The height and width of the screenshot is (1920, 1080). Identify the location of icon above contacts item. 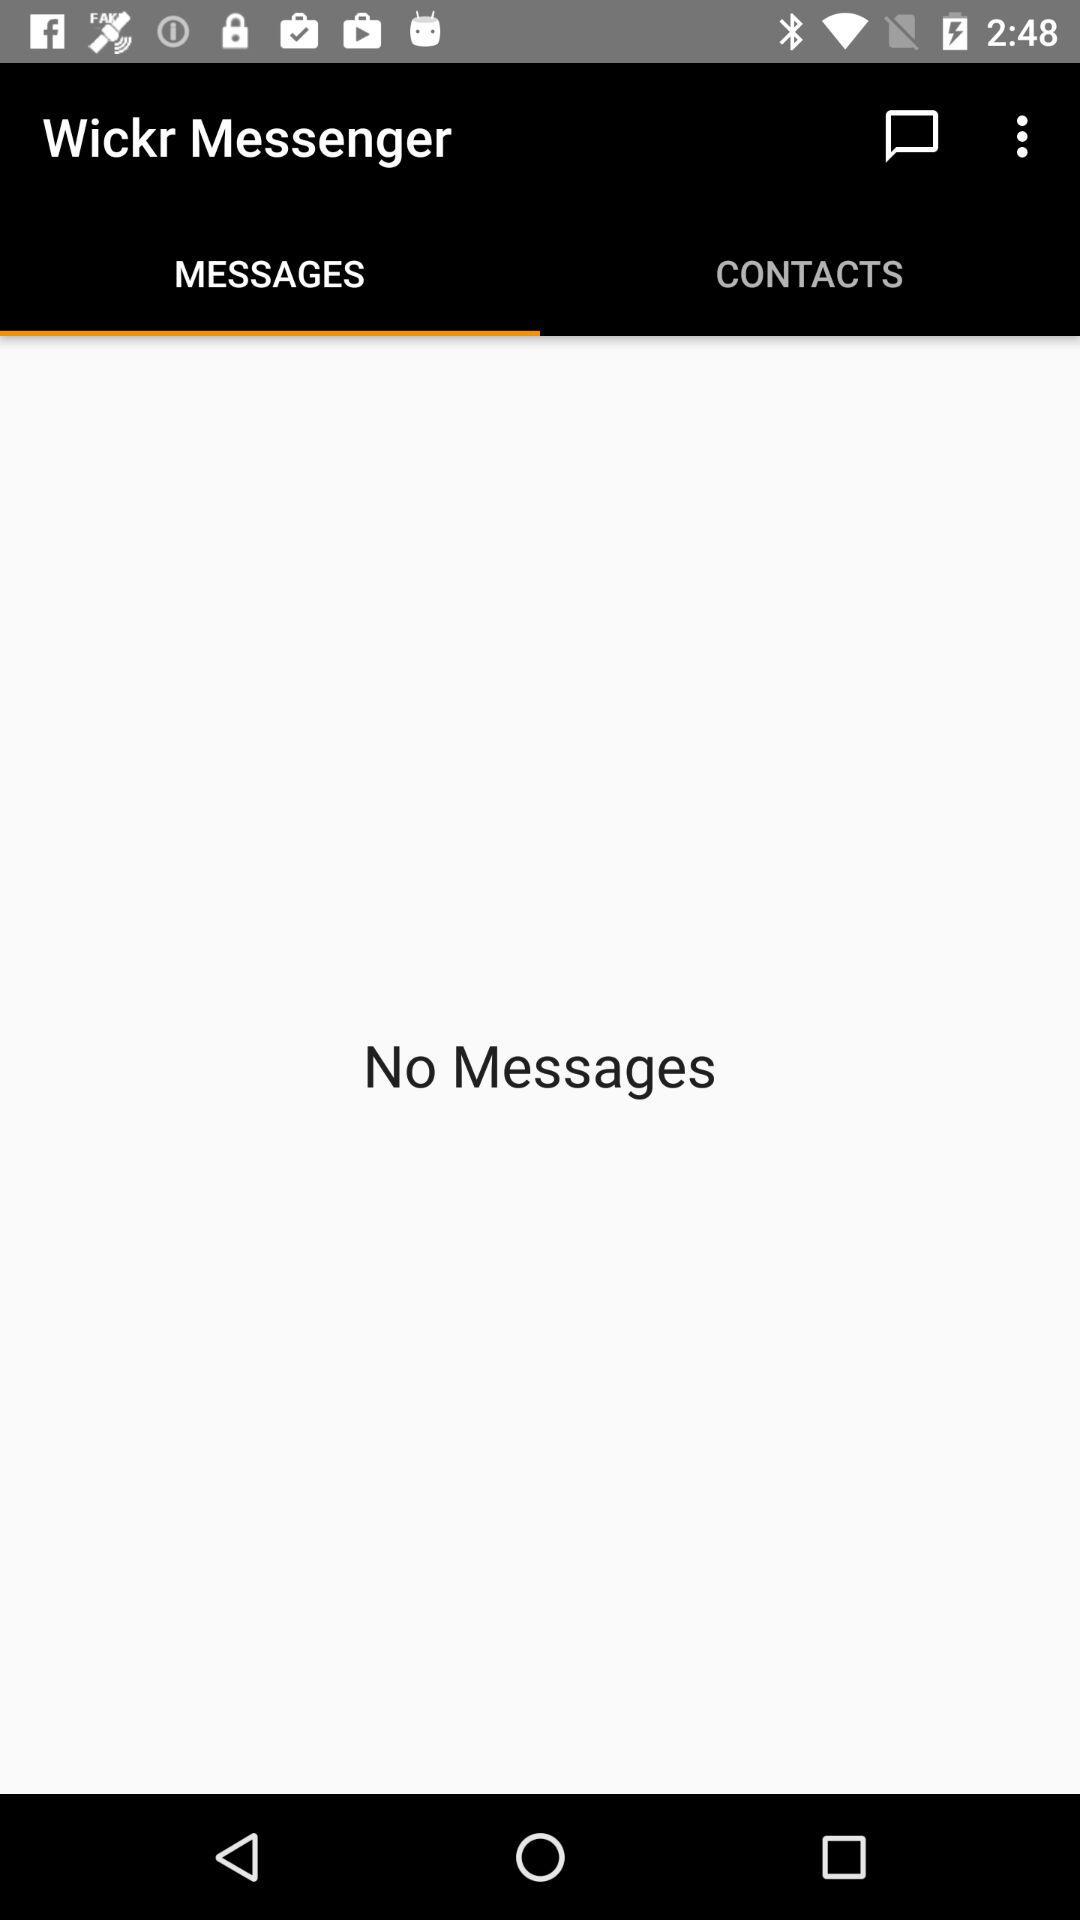
(911, 135).